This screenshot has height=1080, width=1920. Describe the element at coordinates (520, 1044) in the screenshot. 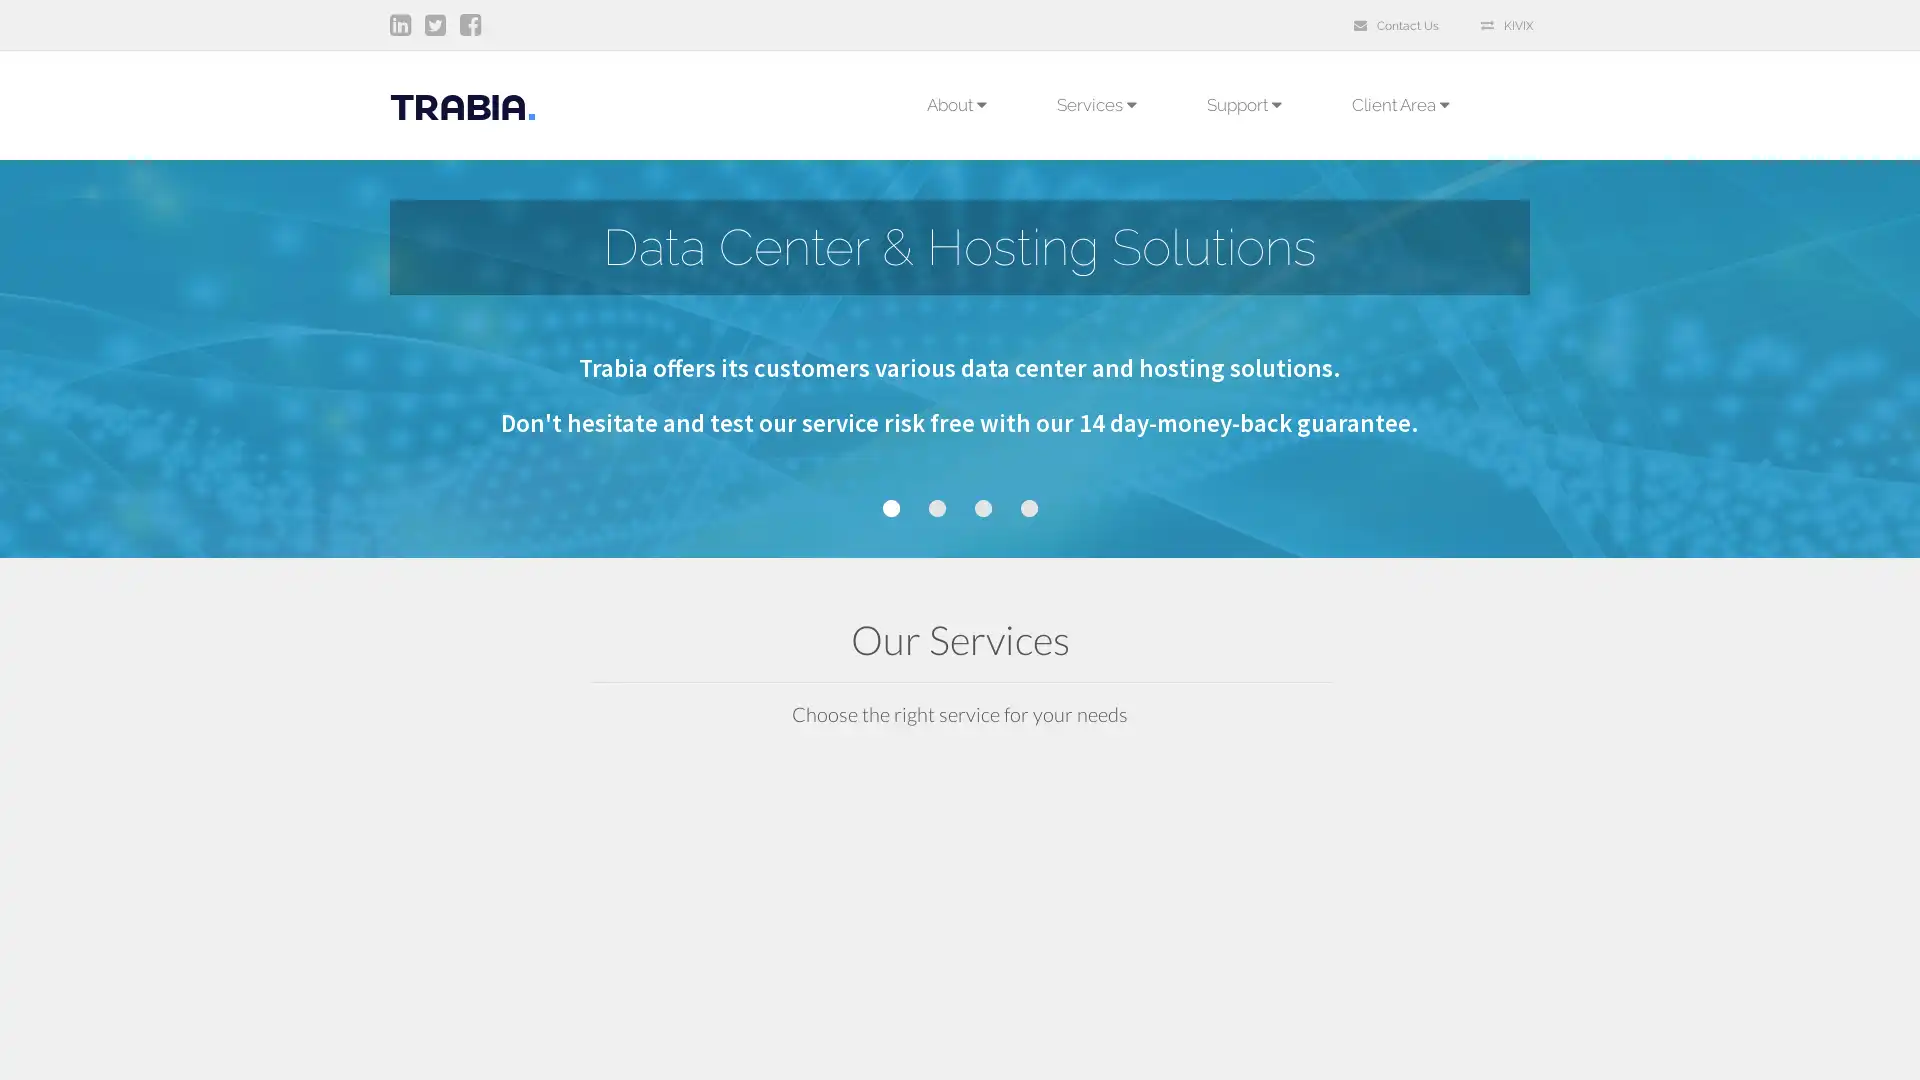

I see `See All` at that location.